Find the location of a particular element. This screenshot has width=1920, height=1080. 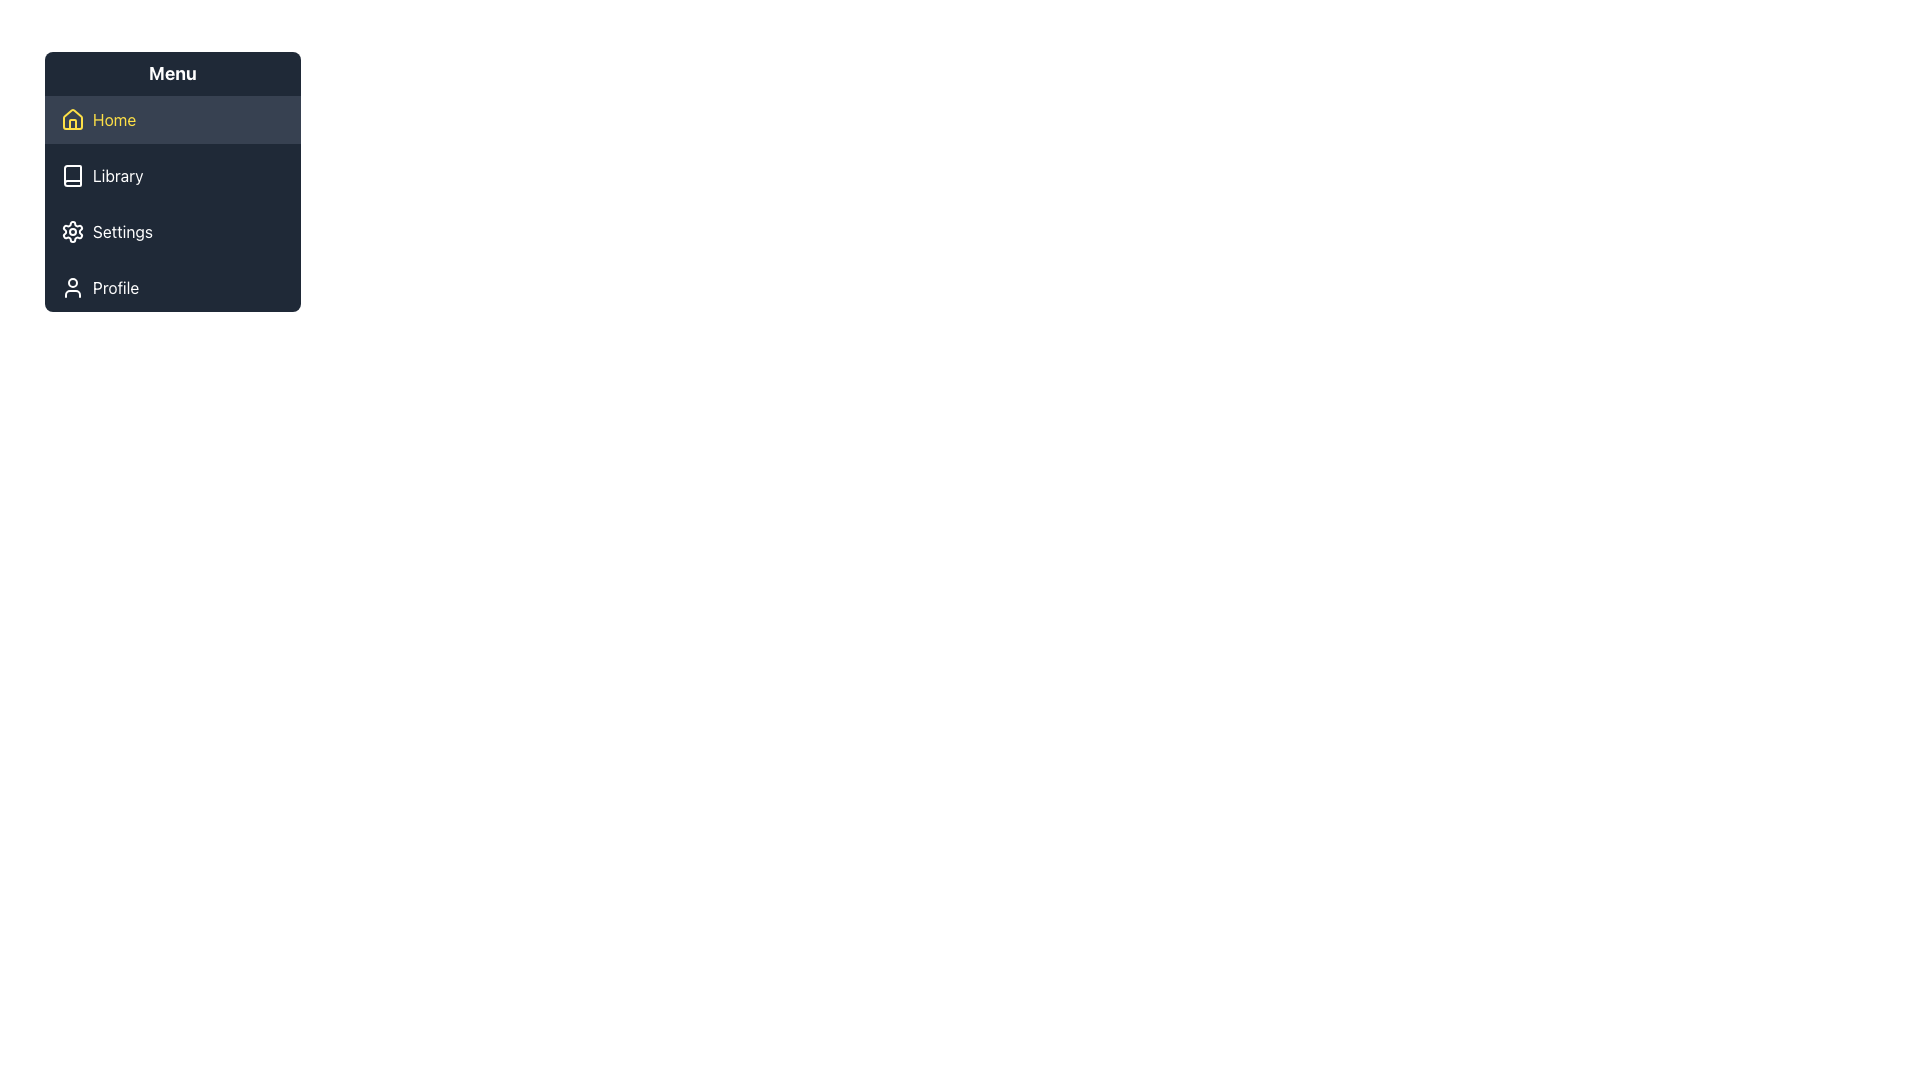

the user-profile icon, which is a circular icon with a white outline on a dark background, located to the left of the text label 'Profile' is located at coordinates (72, 288).